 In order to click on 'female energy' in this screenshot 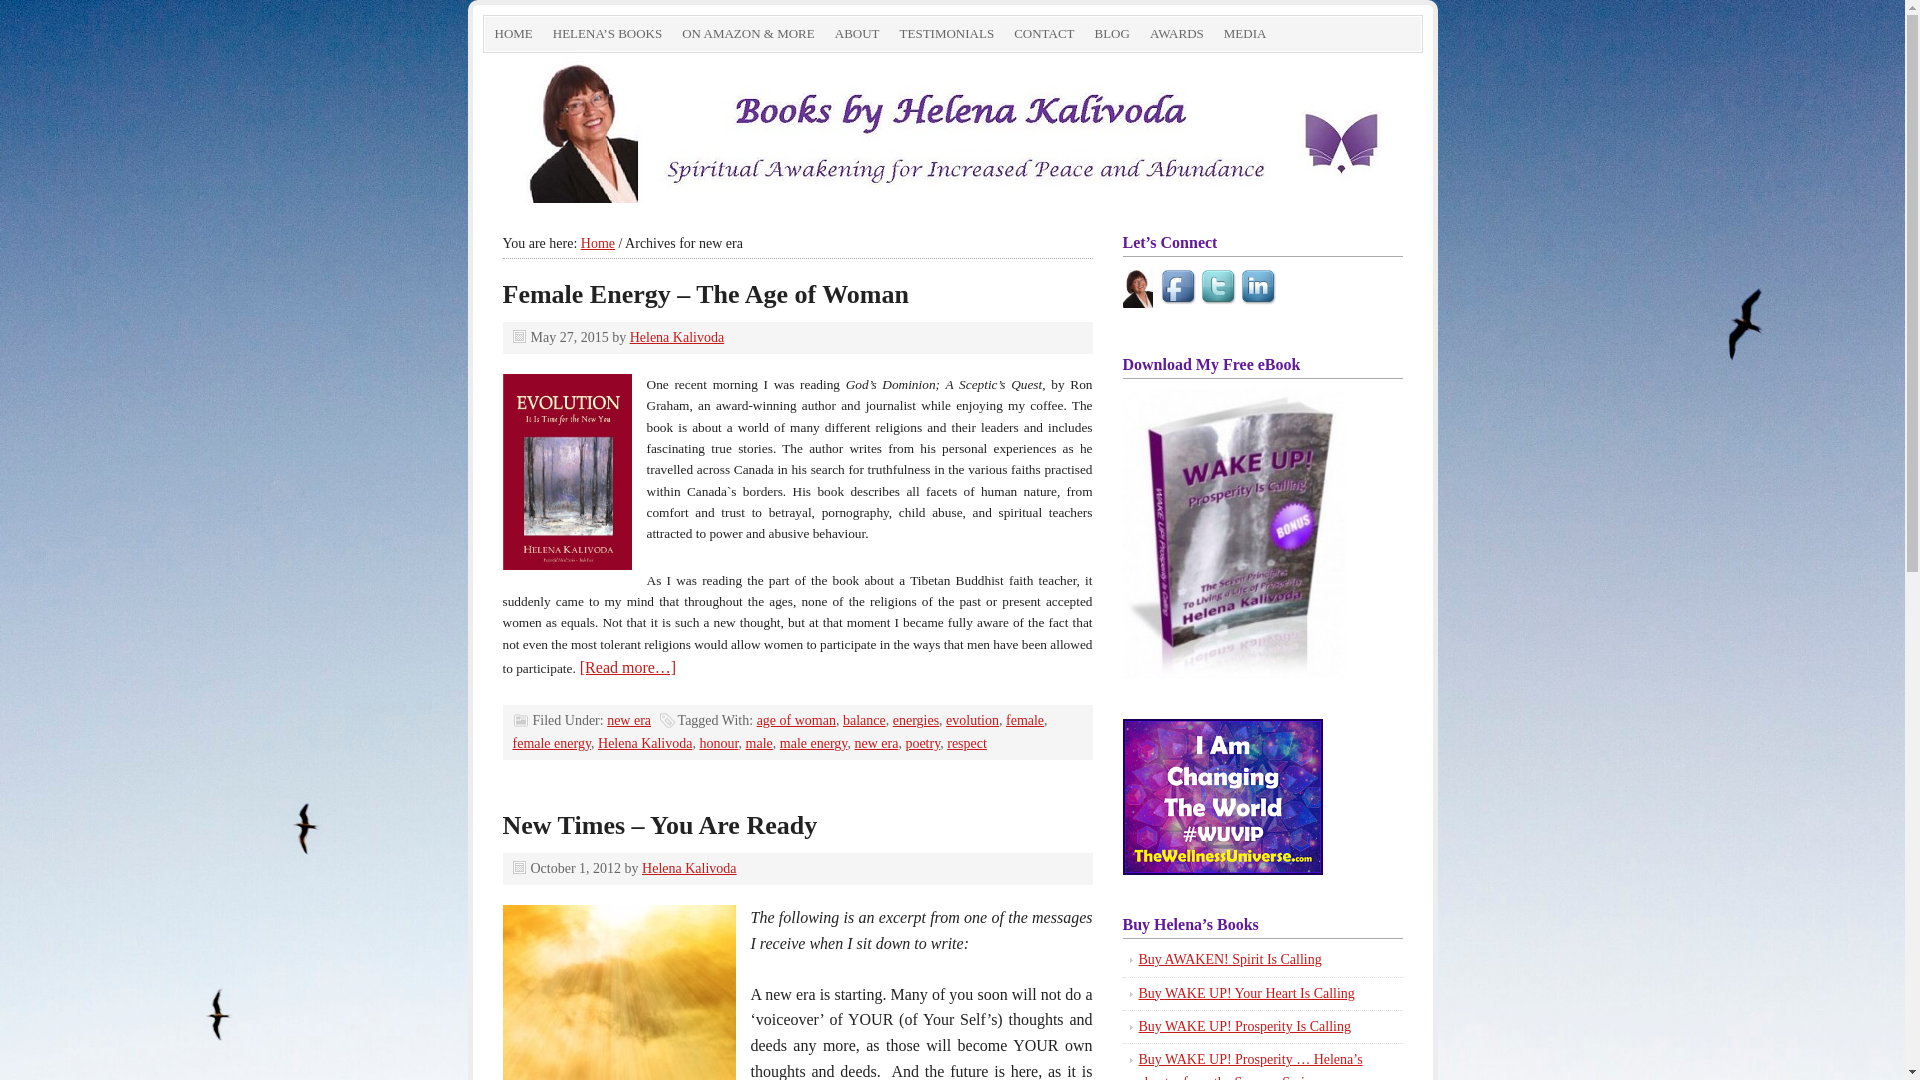, I will do `click(551, 743)`.